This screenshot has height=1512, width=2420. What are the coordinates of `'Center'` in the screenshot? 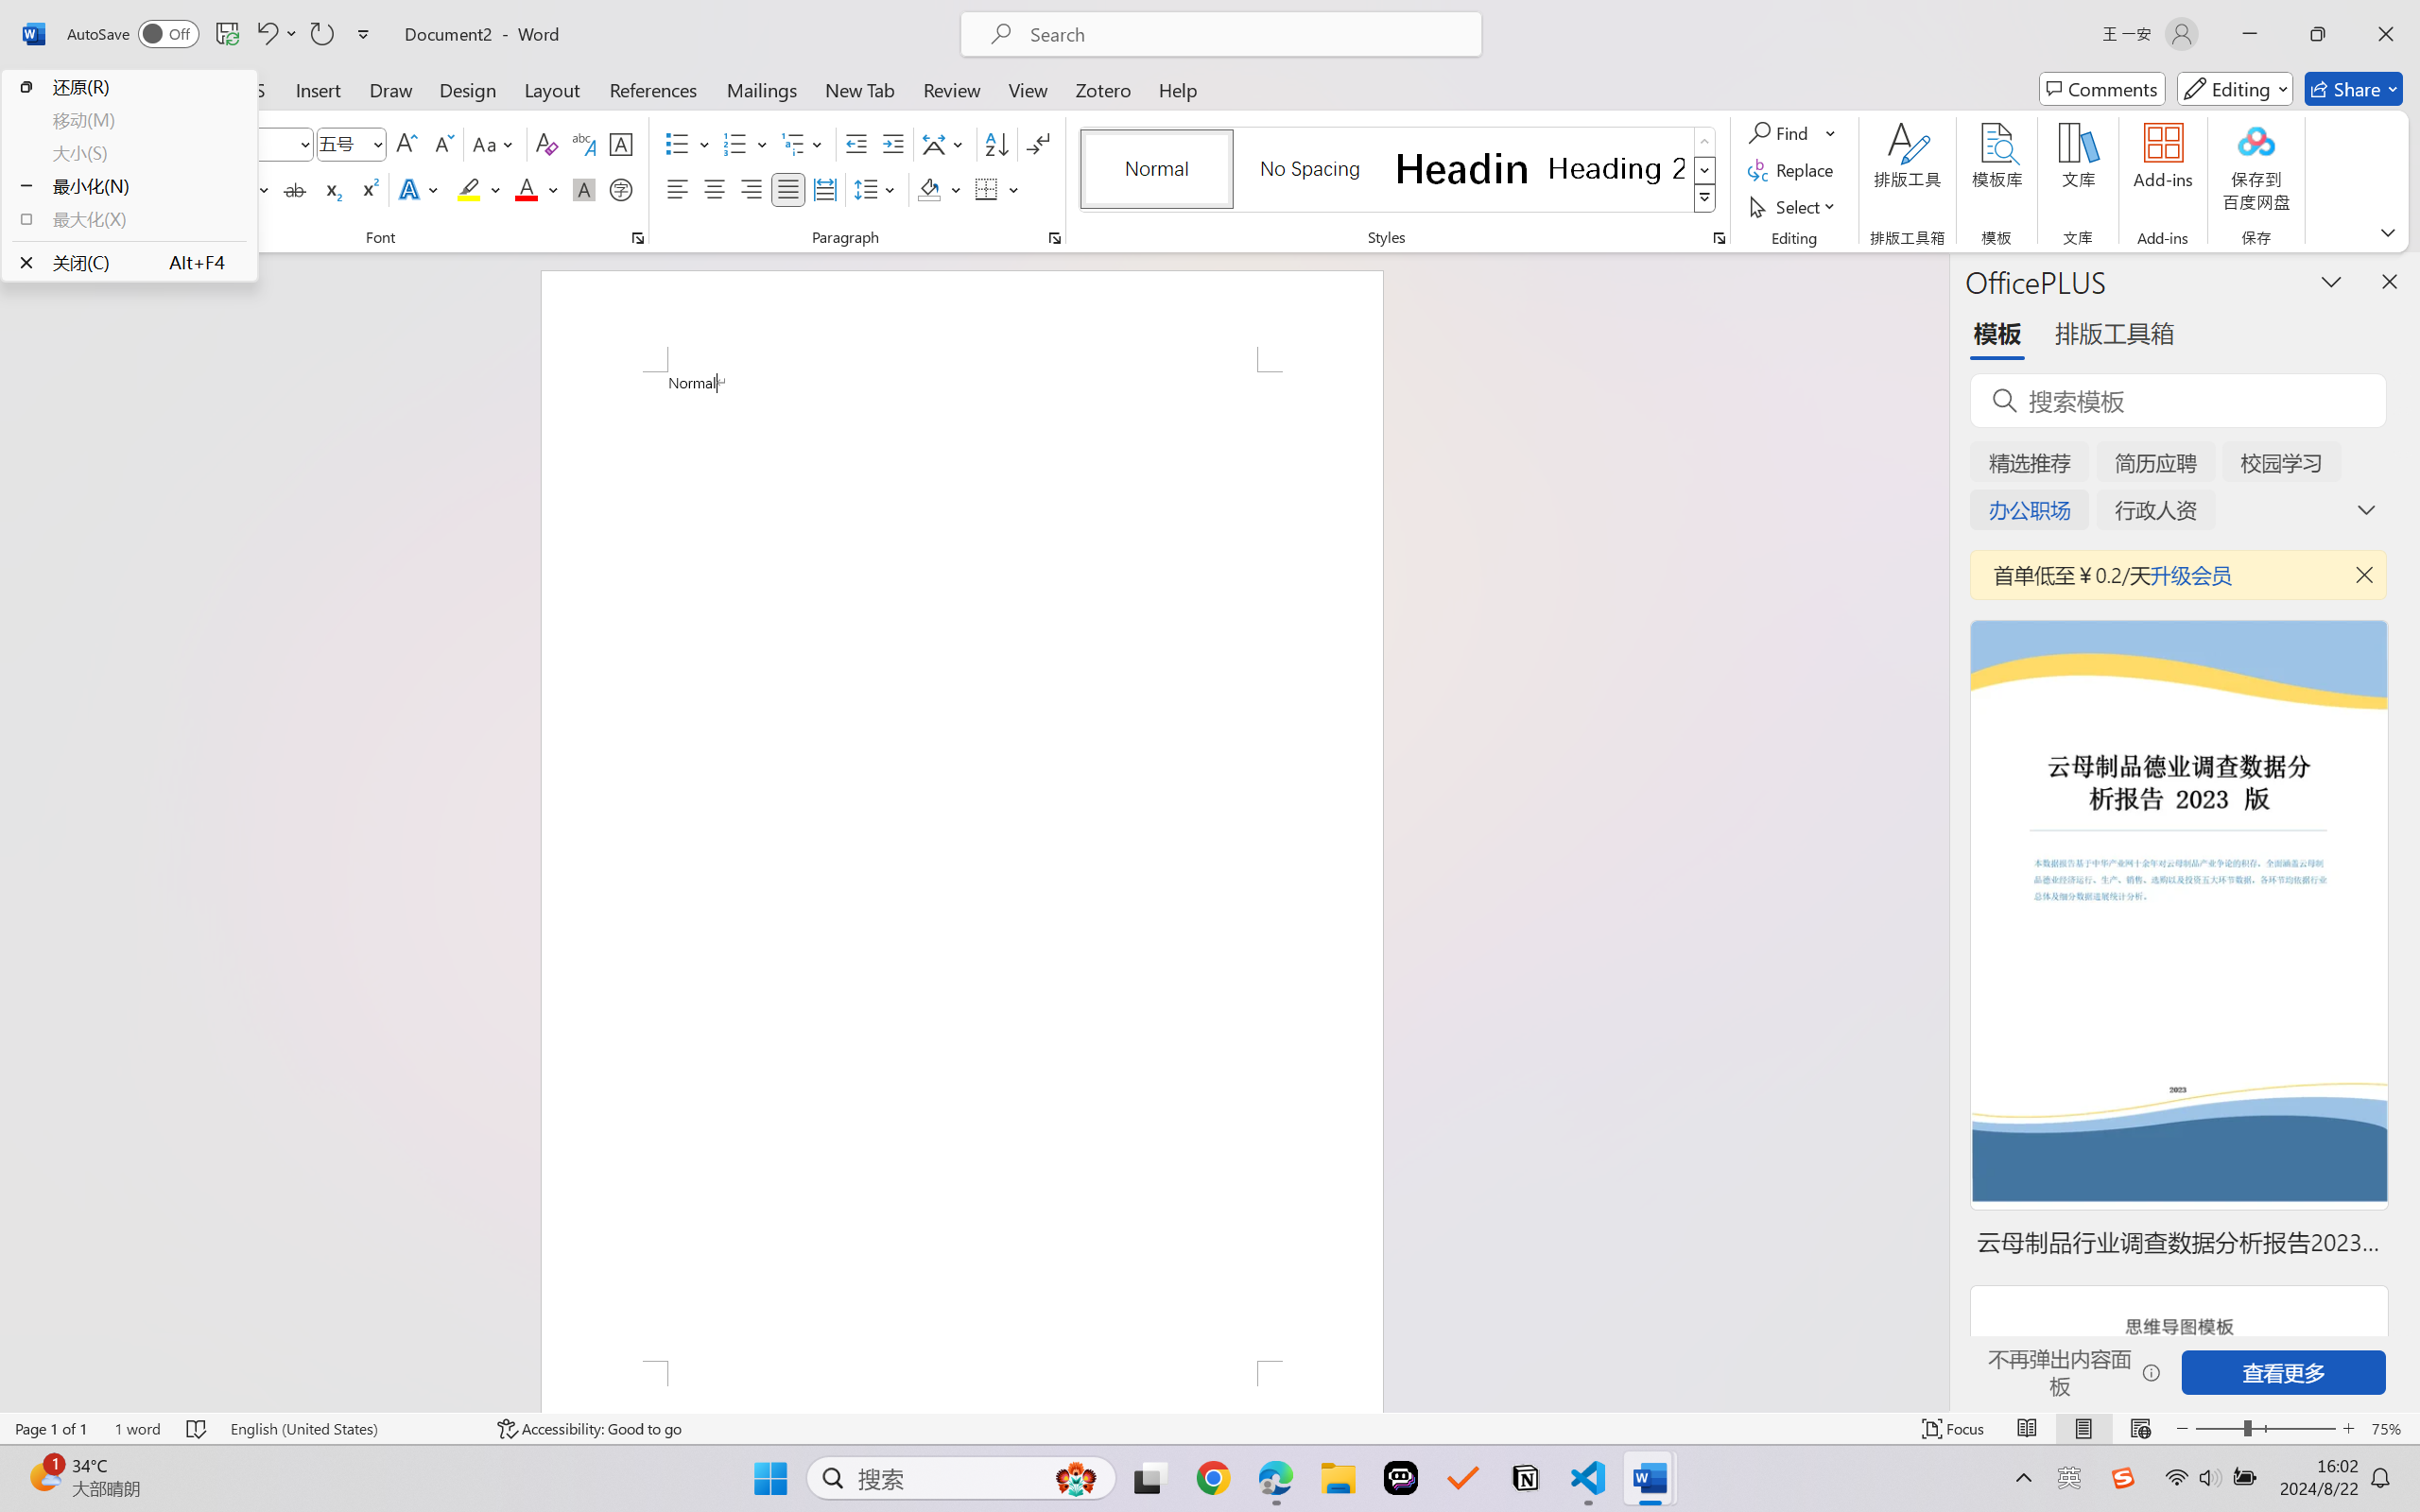 It's located at (713, 188).